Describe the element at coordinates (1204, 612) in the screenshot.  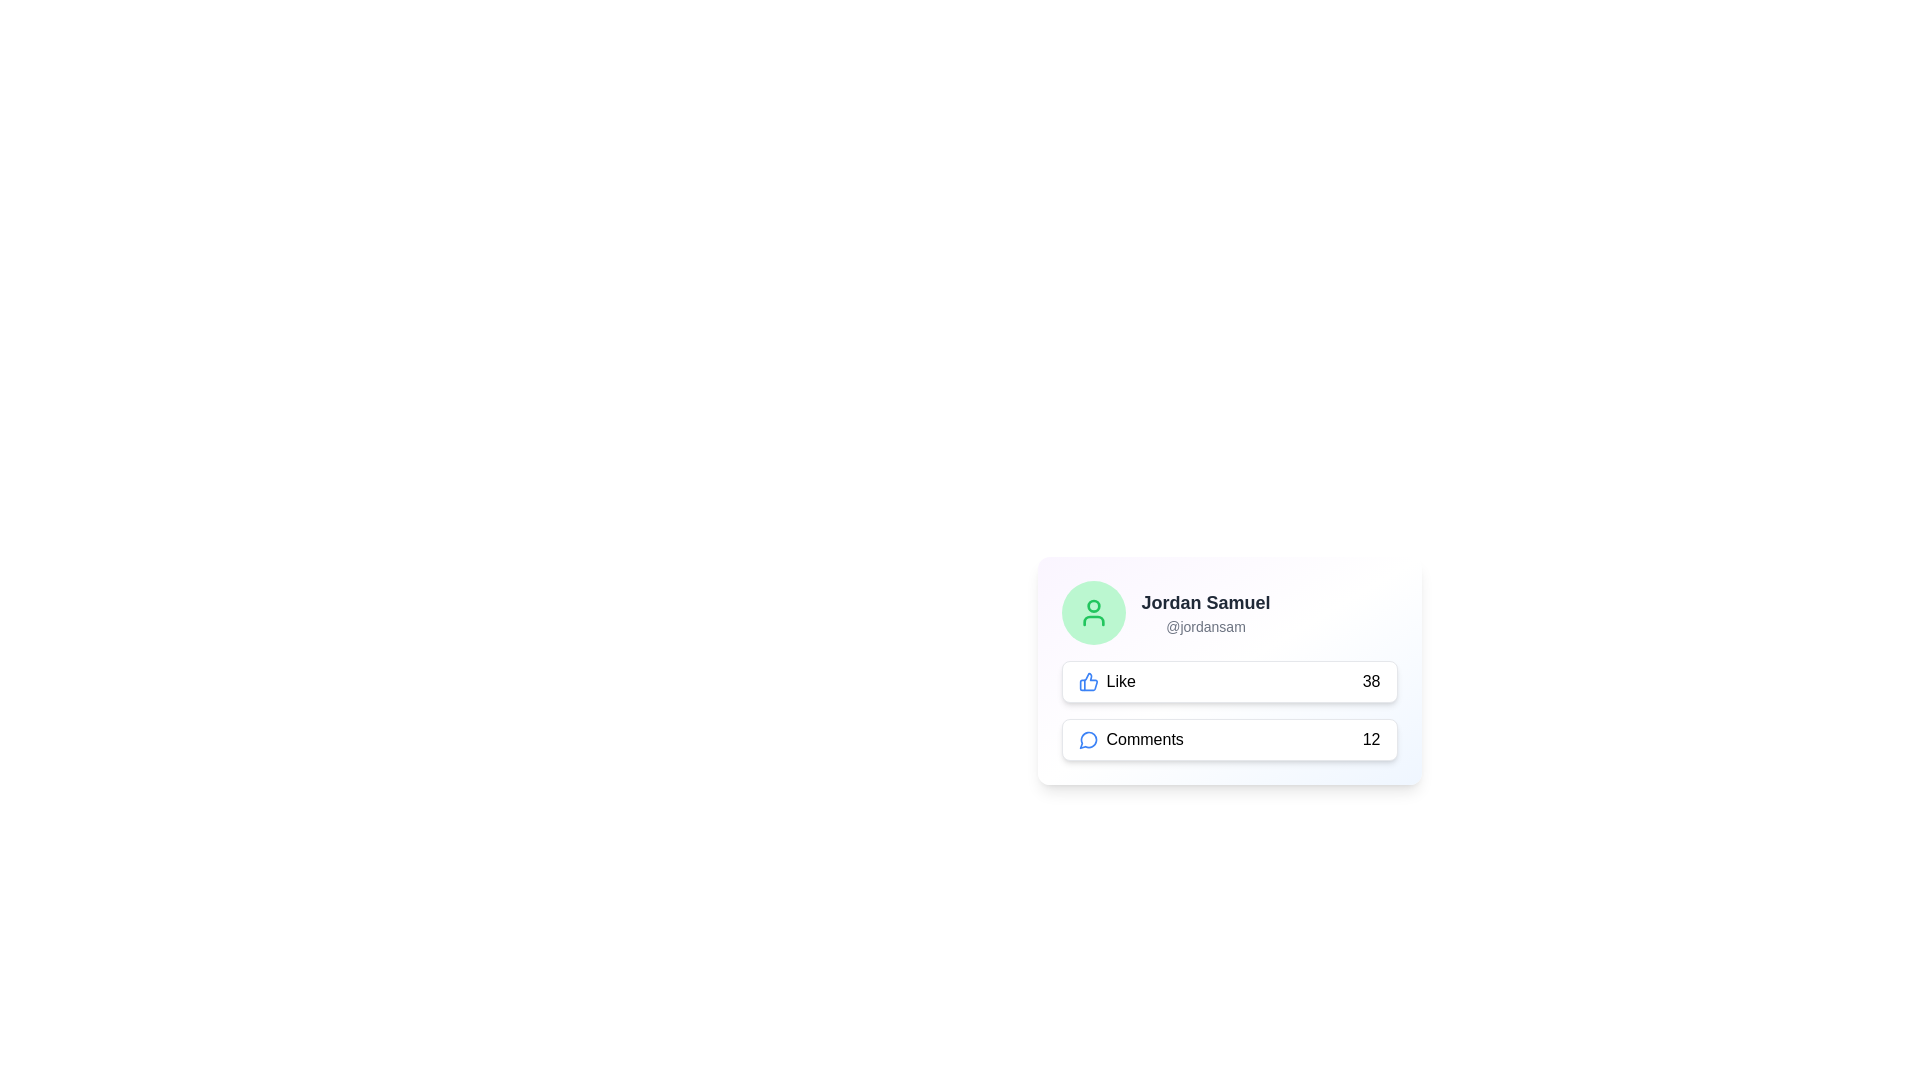
I see `text displayed in the Text Display element that shows a bold title 'Jordan Samuel' and a subdued '@jordansam' below it` at that location.